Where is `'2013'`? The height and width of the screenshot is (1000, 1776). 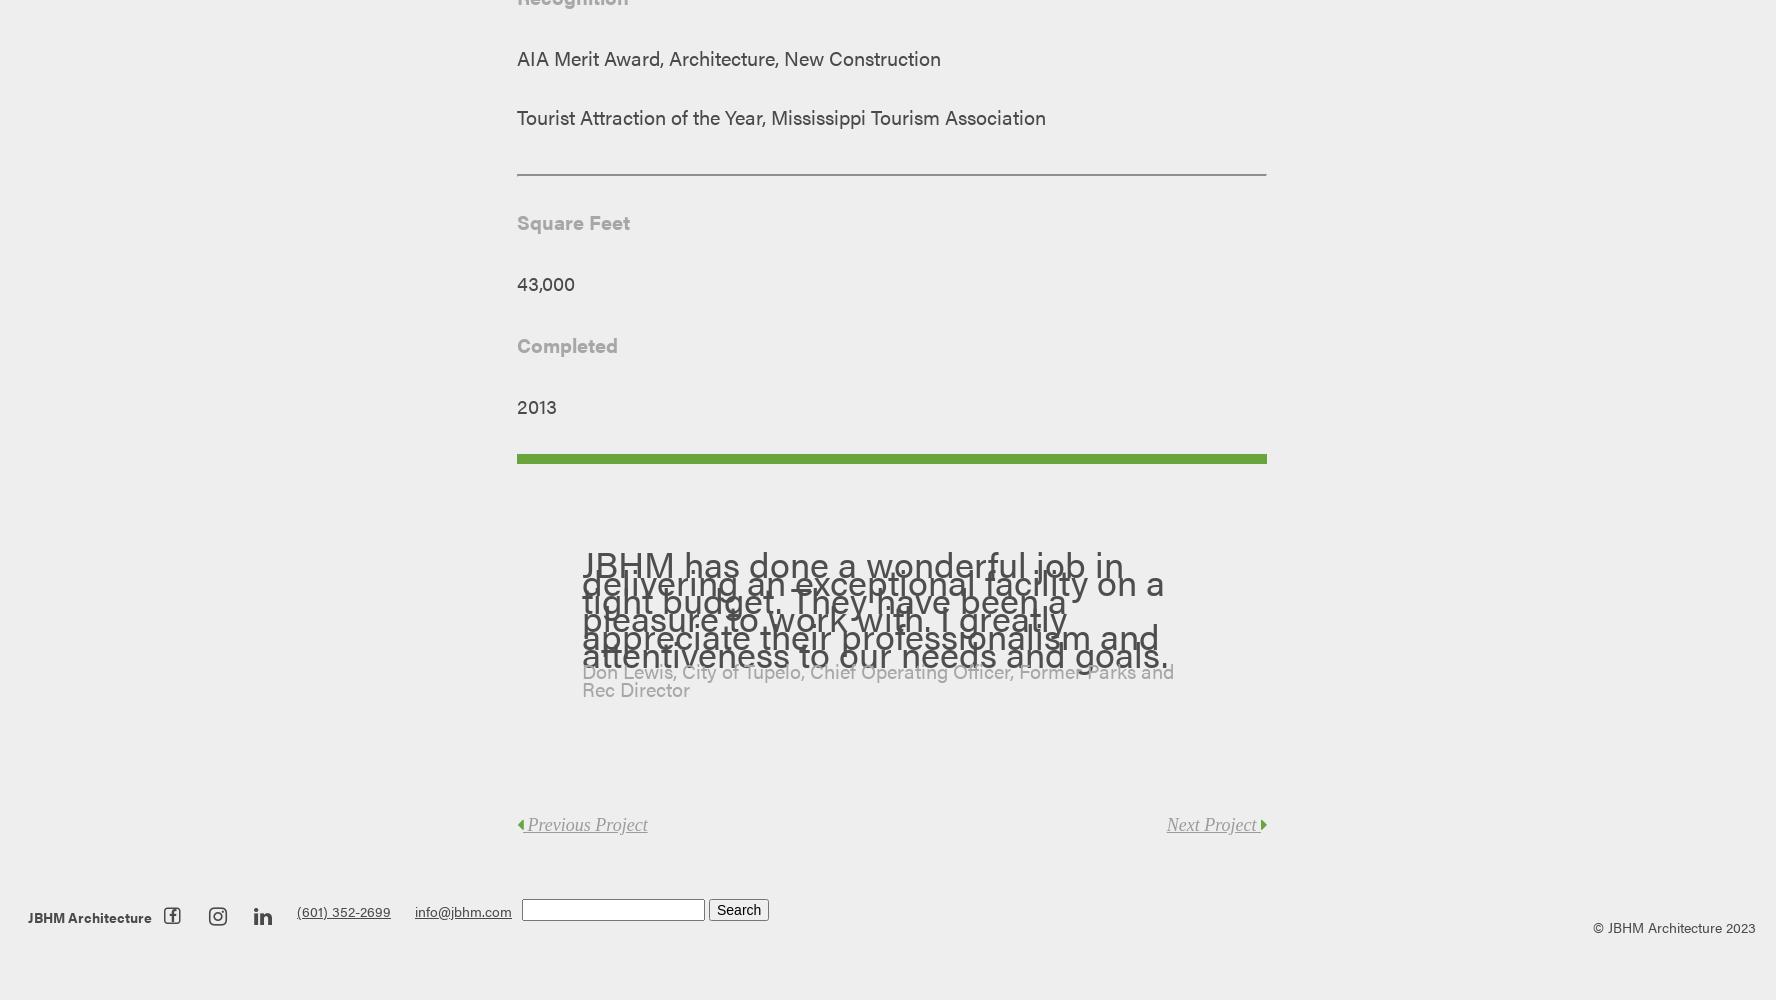 '2013' is located at coordinates (537, 406).